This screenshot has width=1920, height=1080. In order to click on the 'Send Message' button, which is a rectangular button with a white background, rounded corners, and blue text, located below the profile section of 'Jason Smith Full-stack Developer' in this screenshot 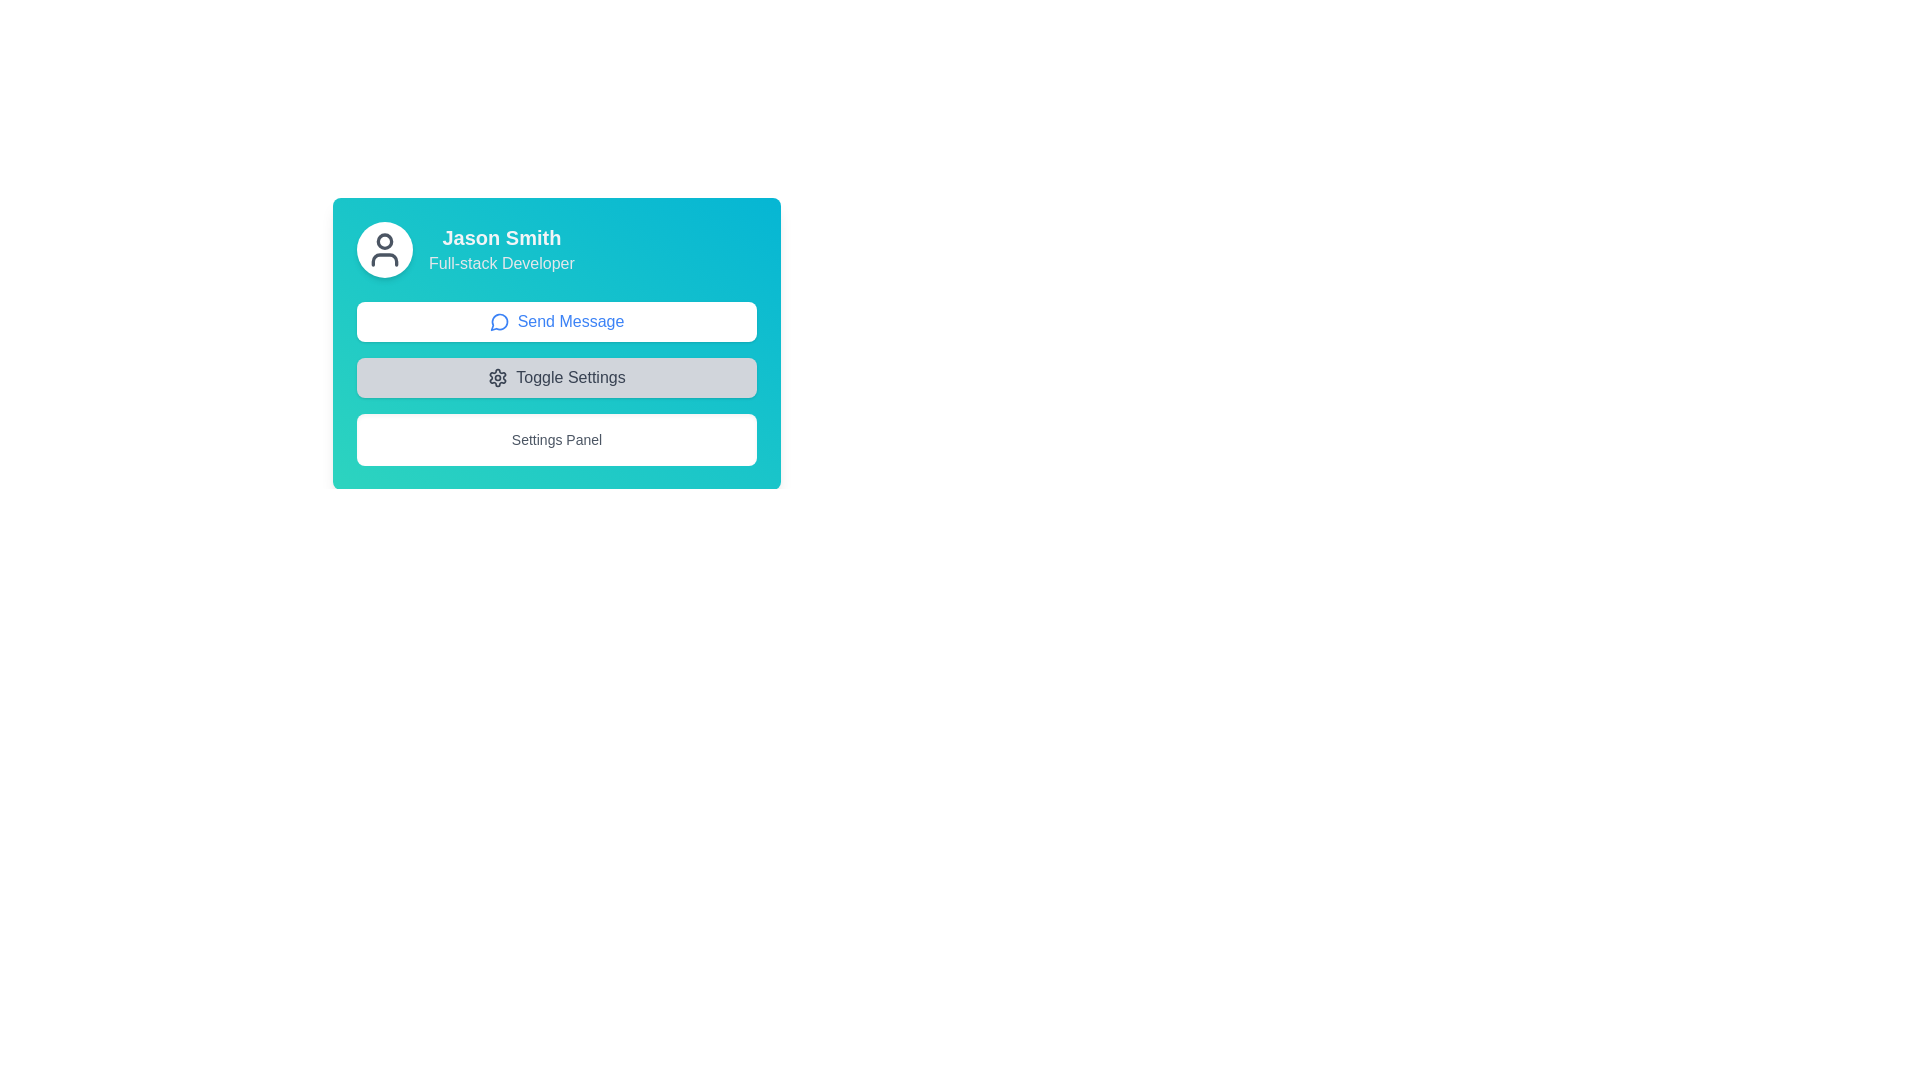, I will do `click(556, 320)`.